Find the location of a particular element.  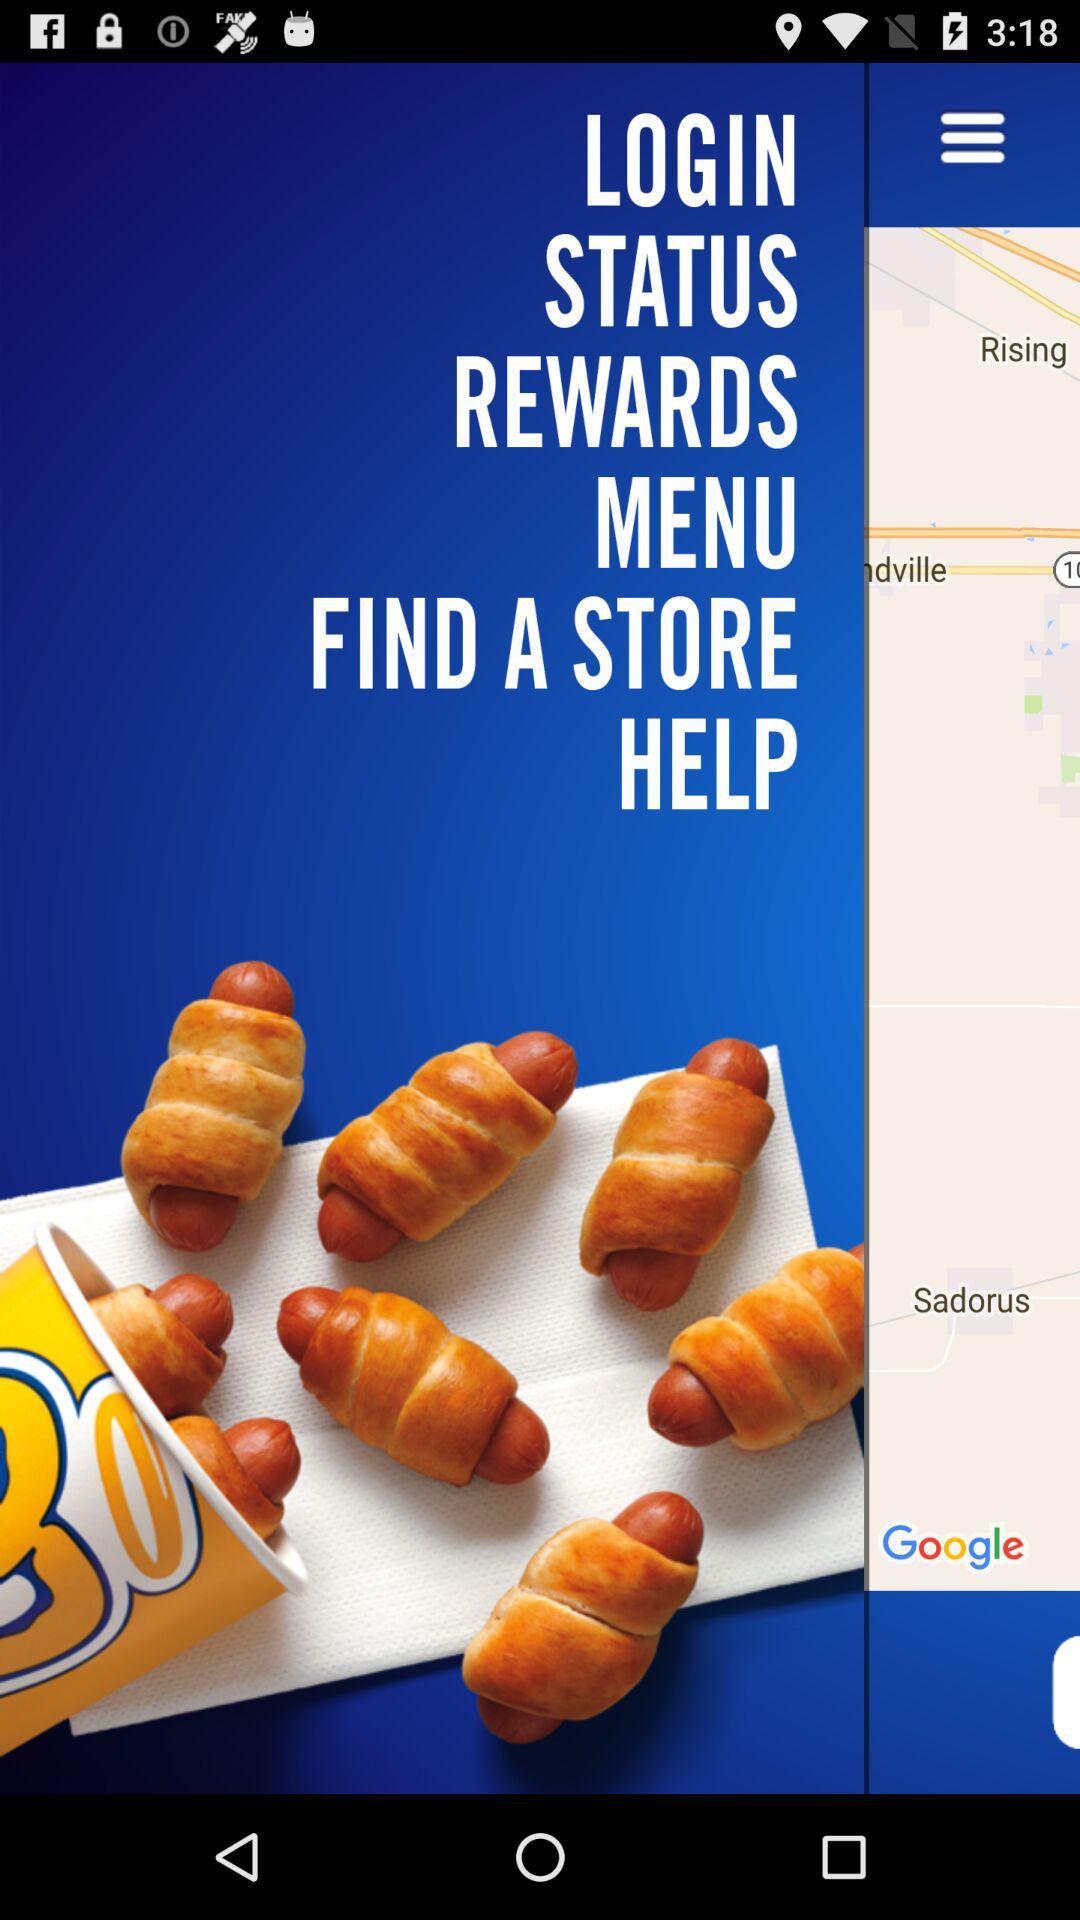

the login icon is located at coordinates (443, 158).